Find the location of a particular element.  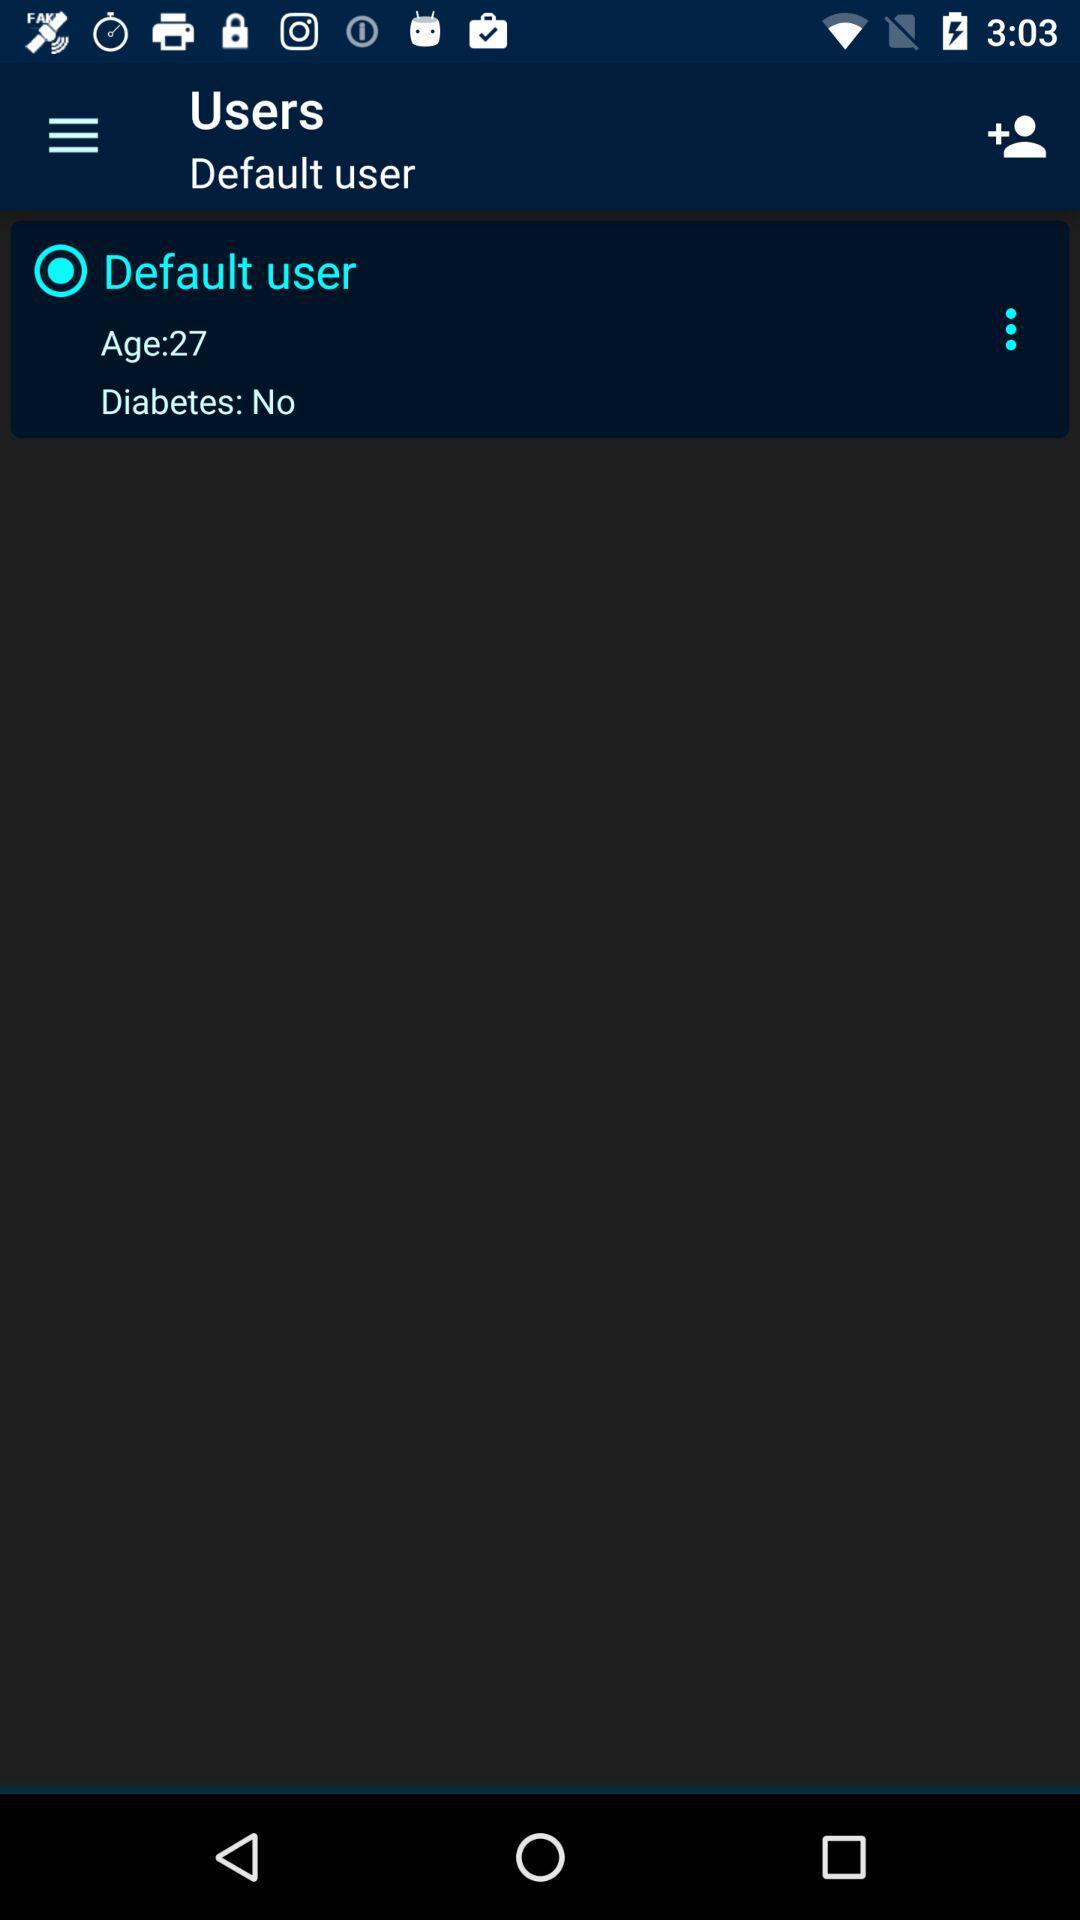

the icon to the right of the default user icon is located at coordinates (1017, 135).